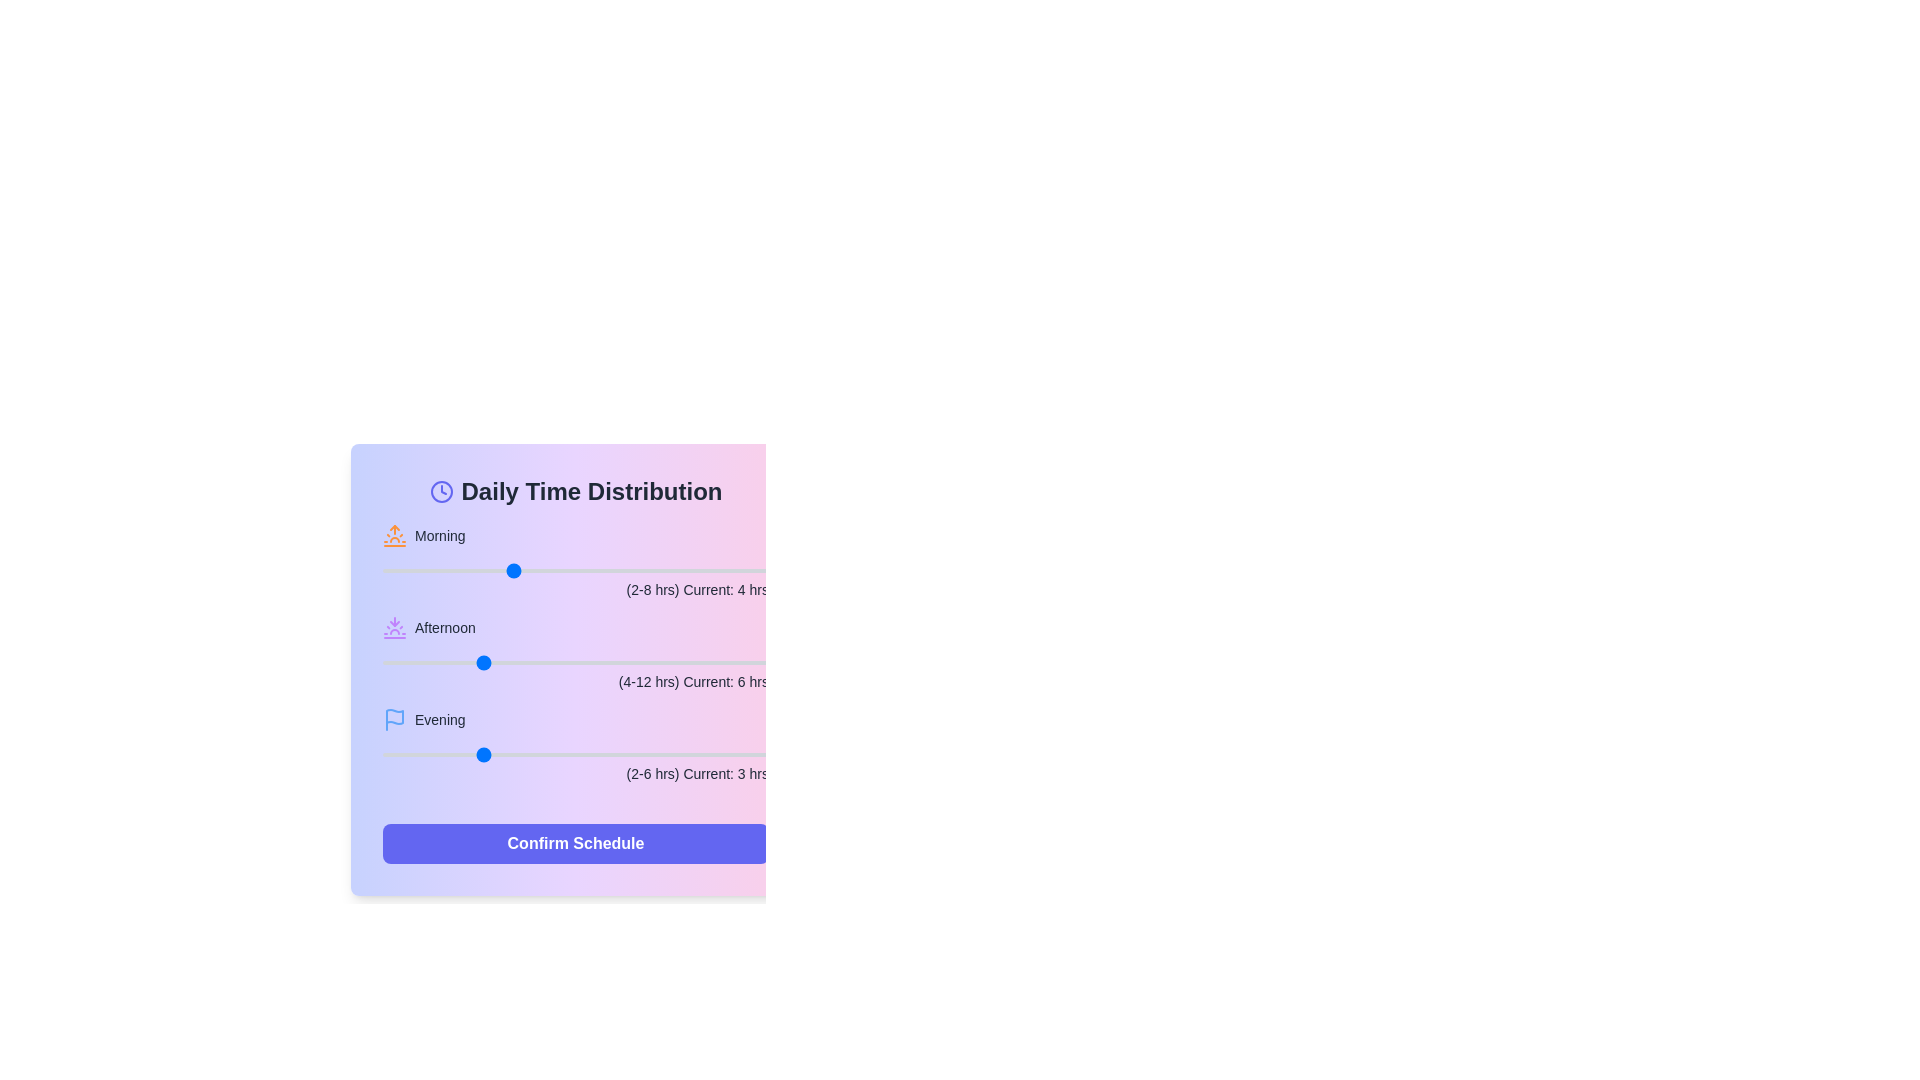 This screenshot has width=1920, height=1080. I want to click on the afternoon time allocation, so click(672, 663).